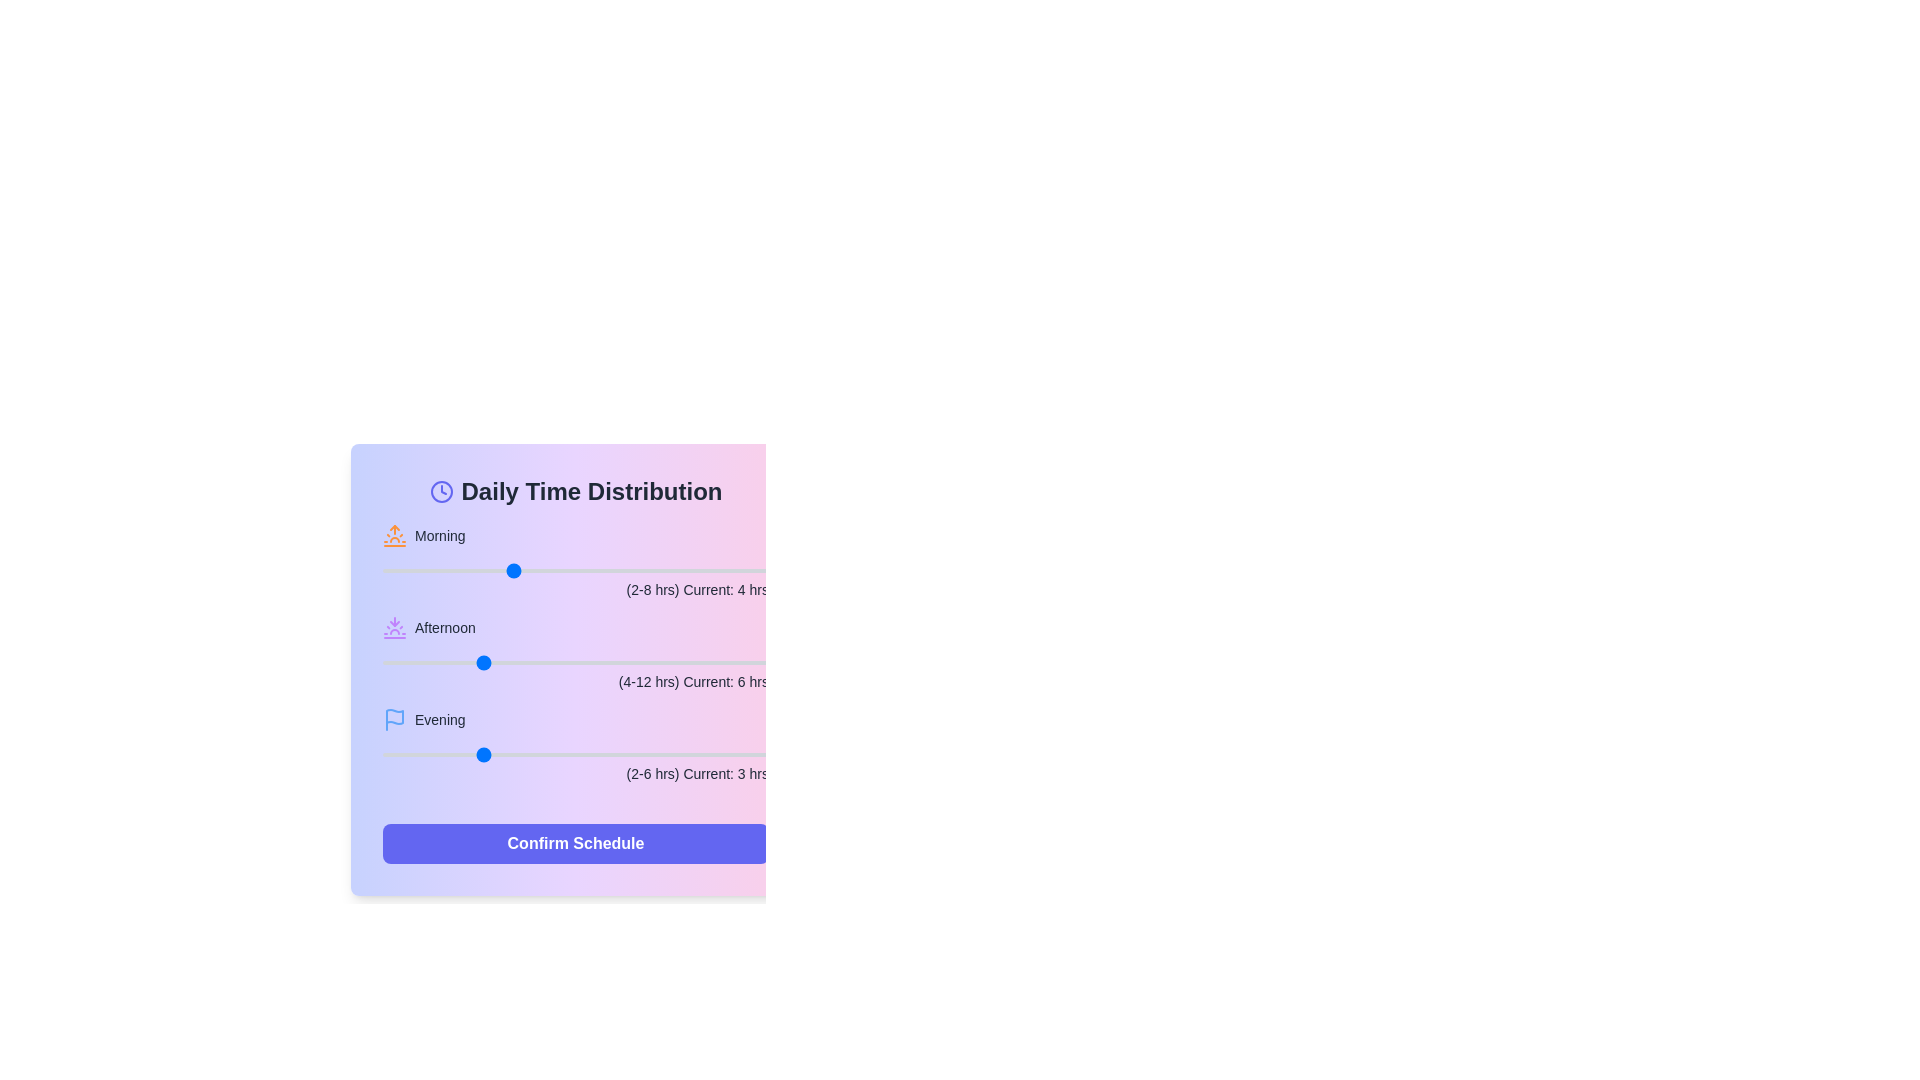 This screenshot has width=1920, height=1080. I want to click on the afternoon time allocation, so click(672, 663).